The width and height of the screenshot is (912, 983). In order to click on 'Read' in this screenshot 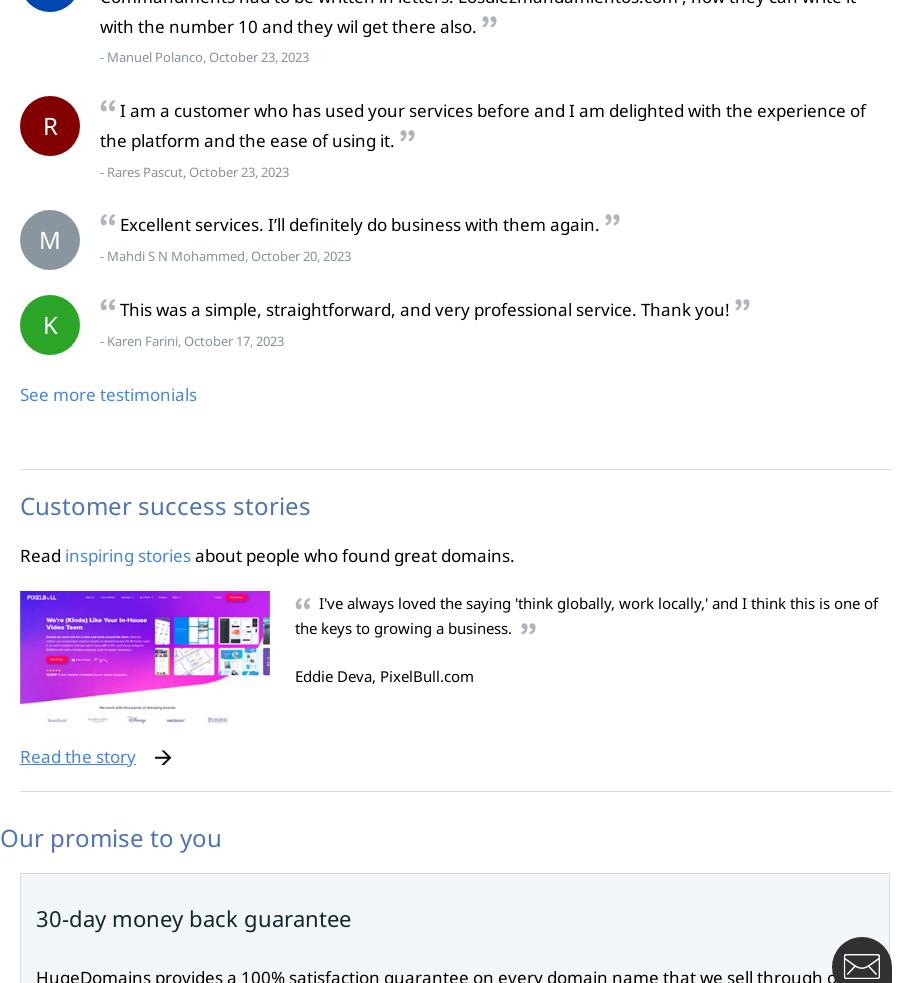, I will do `click(19, 554)`.